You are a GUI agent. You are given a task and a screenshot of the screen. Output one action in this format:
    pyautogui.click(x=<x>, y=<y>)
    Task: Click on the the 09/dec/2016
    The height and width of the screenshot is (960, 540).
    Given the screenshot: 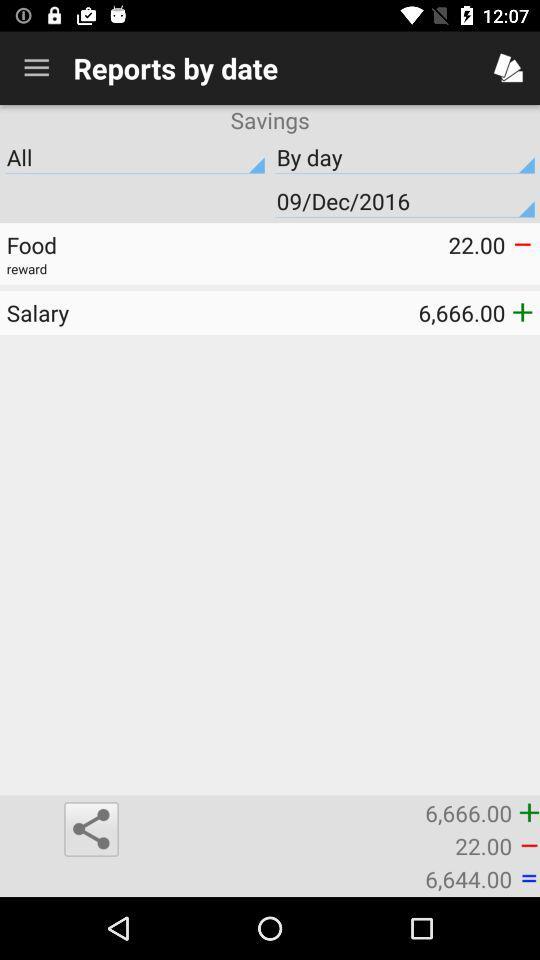 What is the action you would take?
    pyautogui.click(x=405, y=201)
    